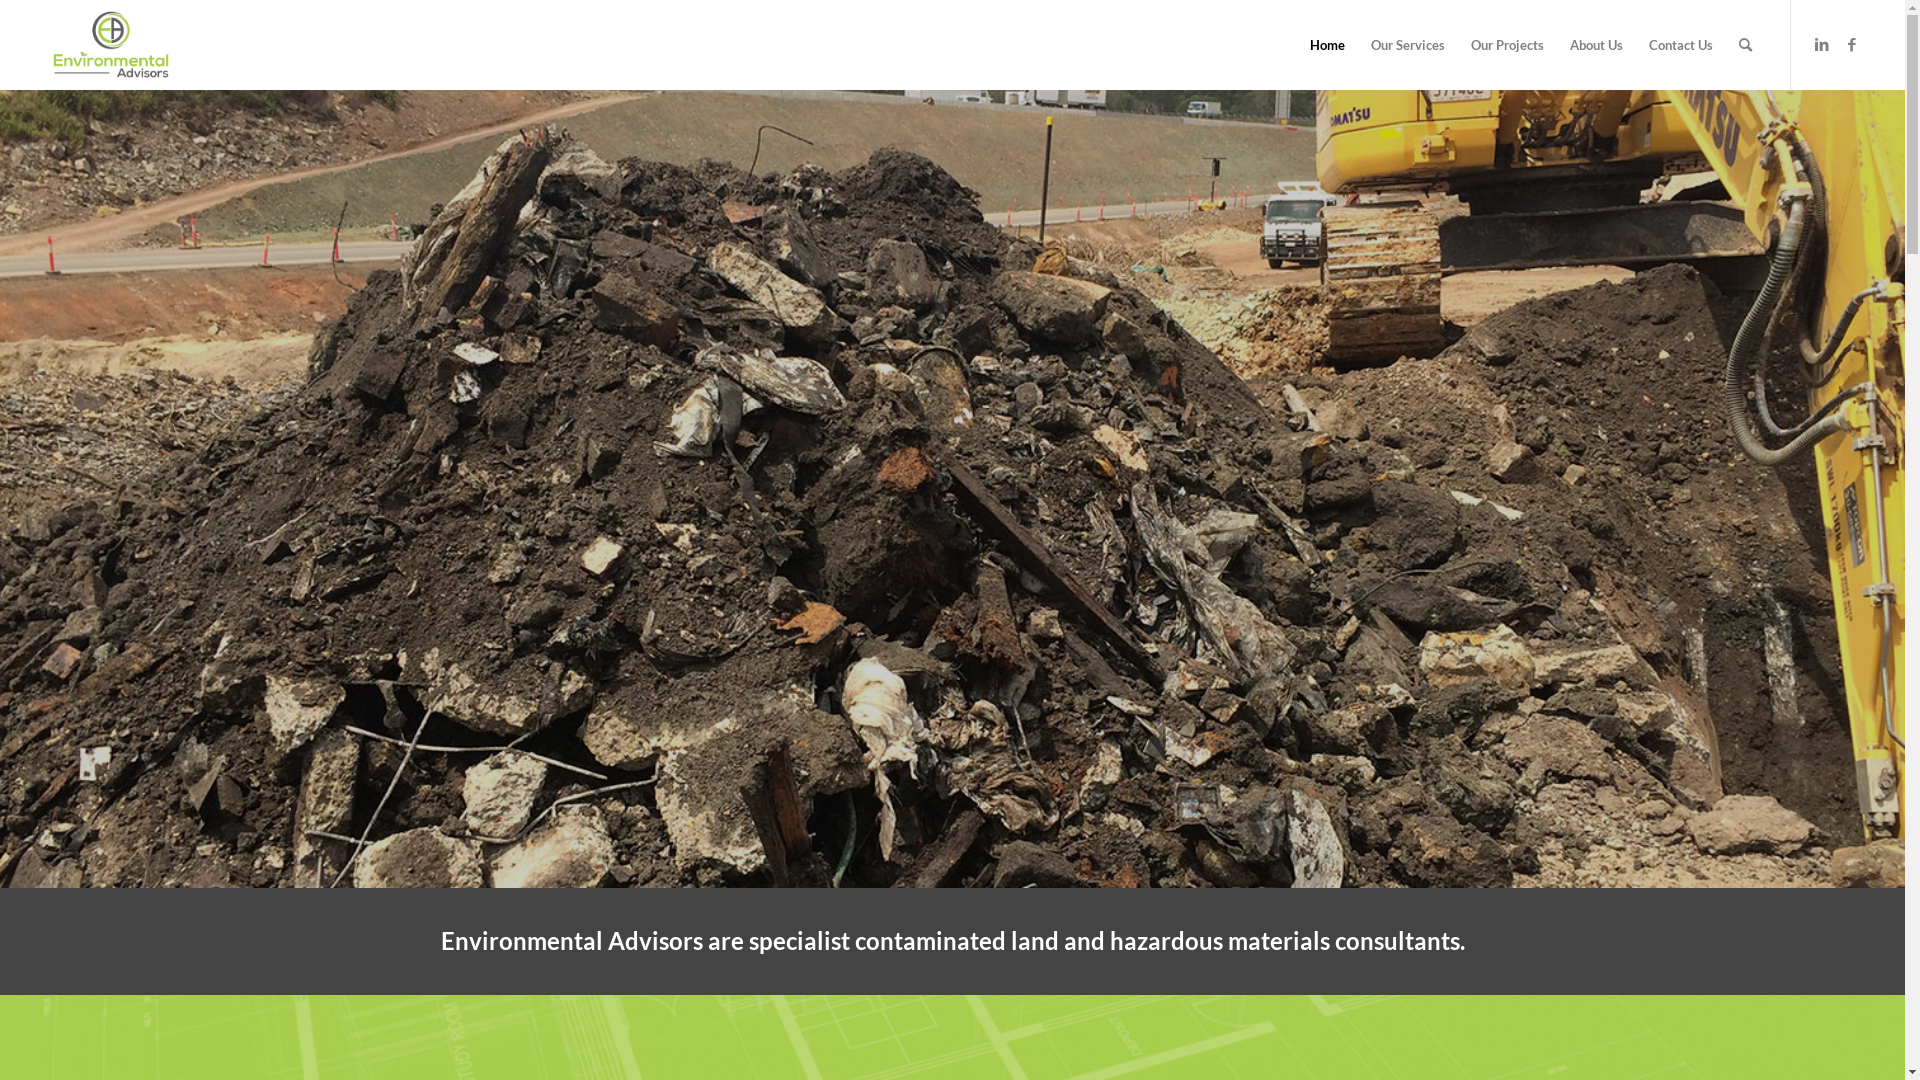  Describe the element at coordinates (1851, 43) in the screenshot. I see `'Facebook'` at that location.